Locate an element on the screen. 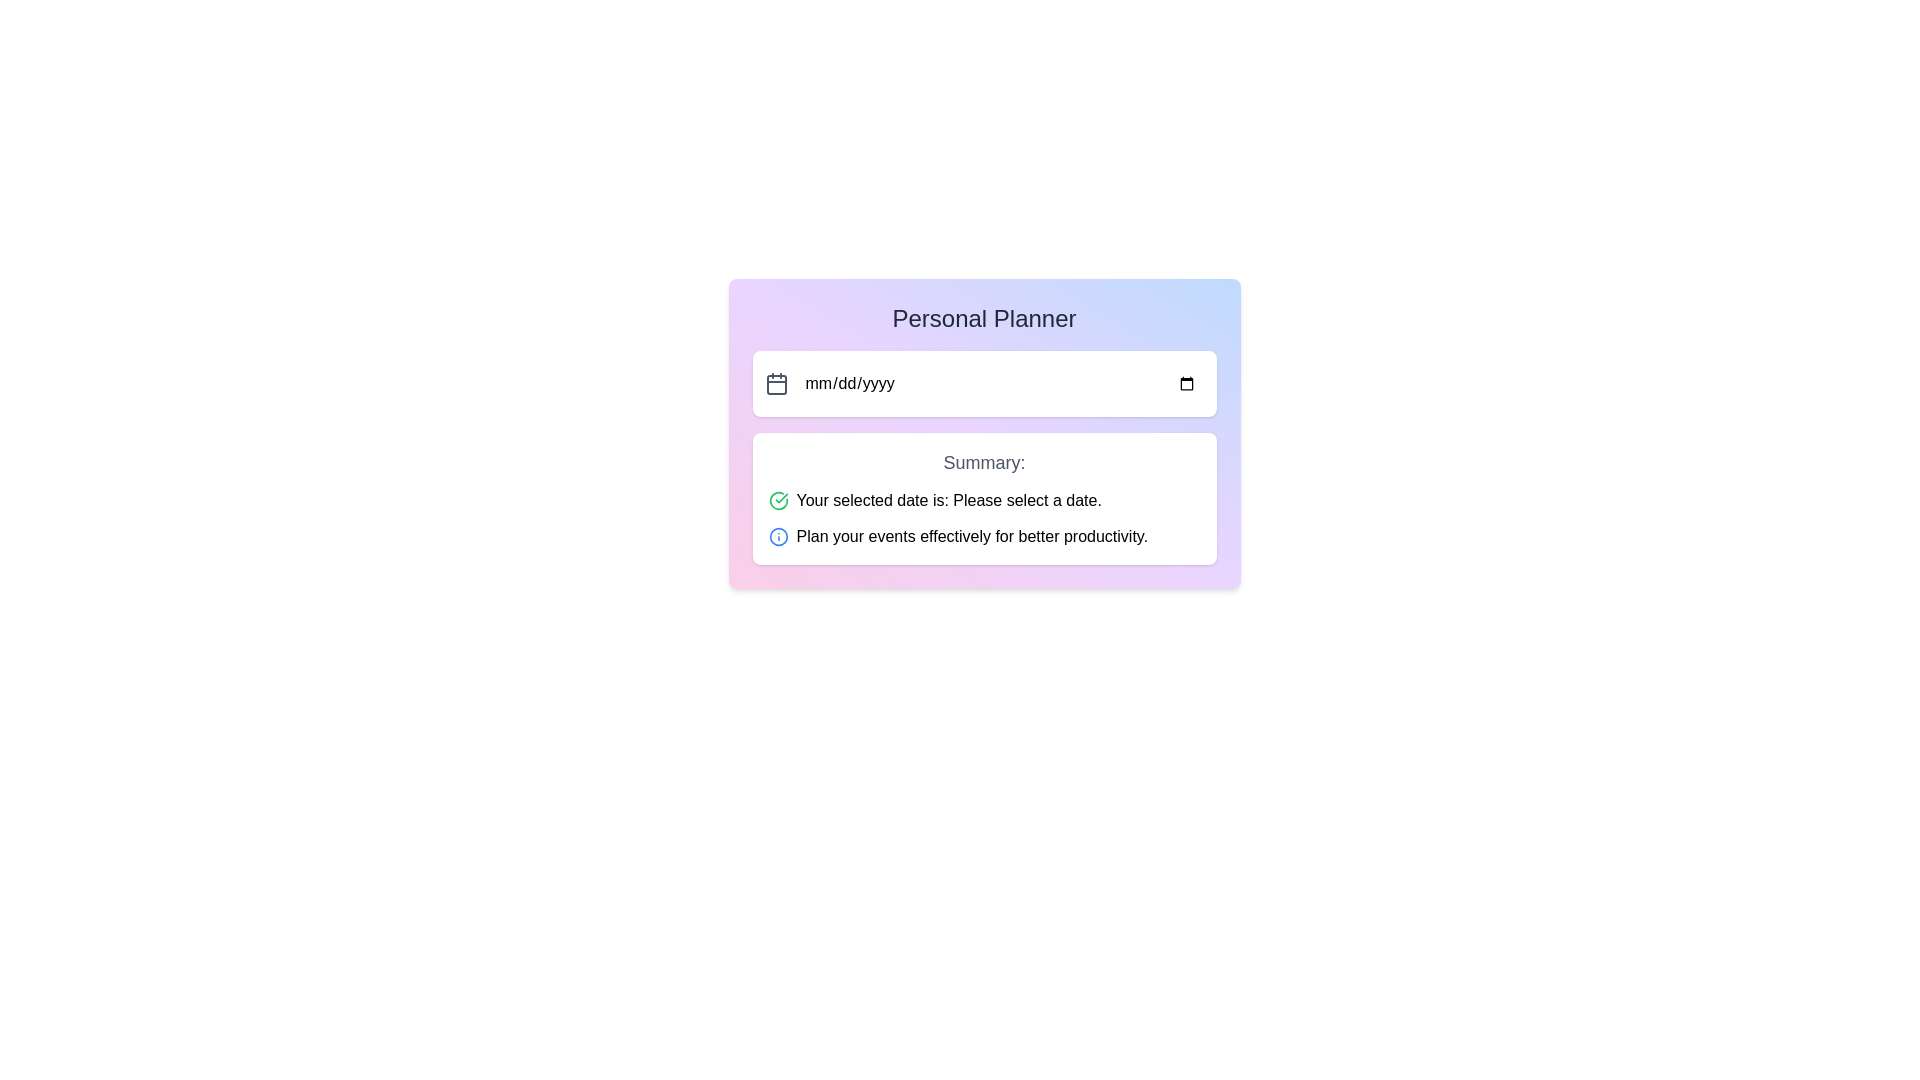  static text label that displays 'Your selected date is: Please select a date.' located in the summary section below the date input field is located at coordinates (948, 500).